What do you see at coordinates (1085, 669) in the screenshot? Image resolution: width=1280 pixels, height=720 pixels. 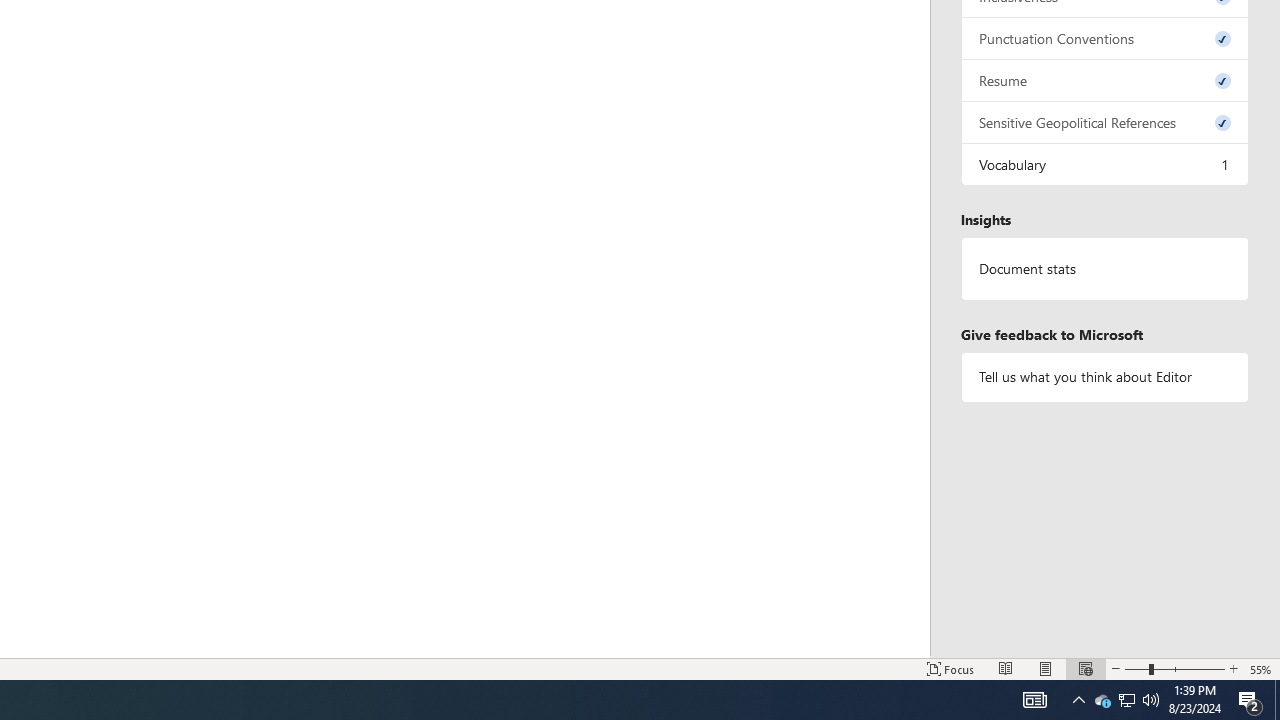 I see `'Web Layout'` at bounding box center [1085, 669].